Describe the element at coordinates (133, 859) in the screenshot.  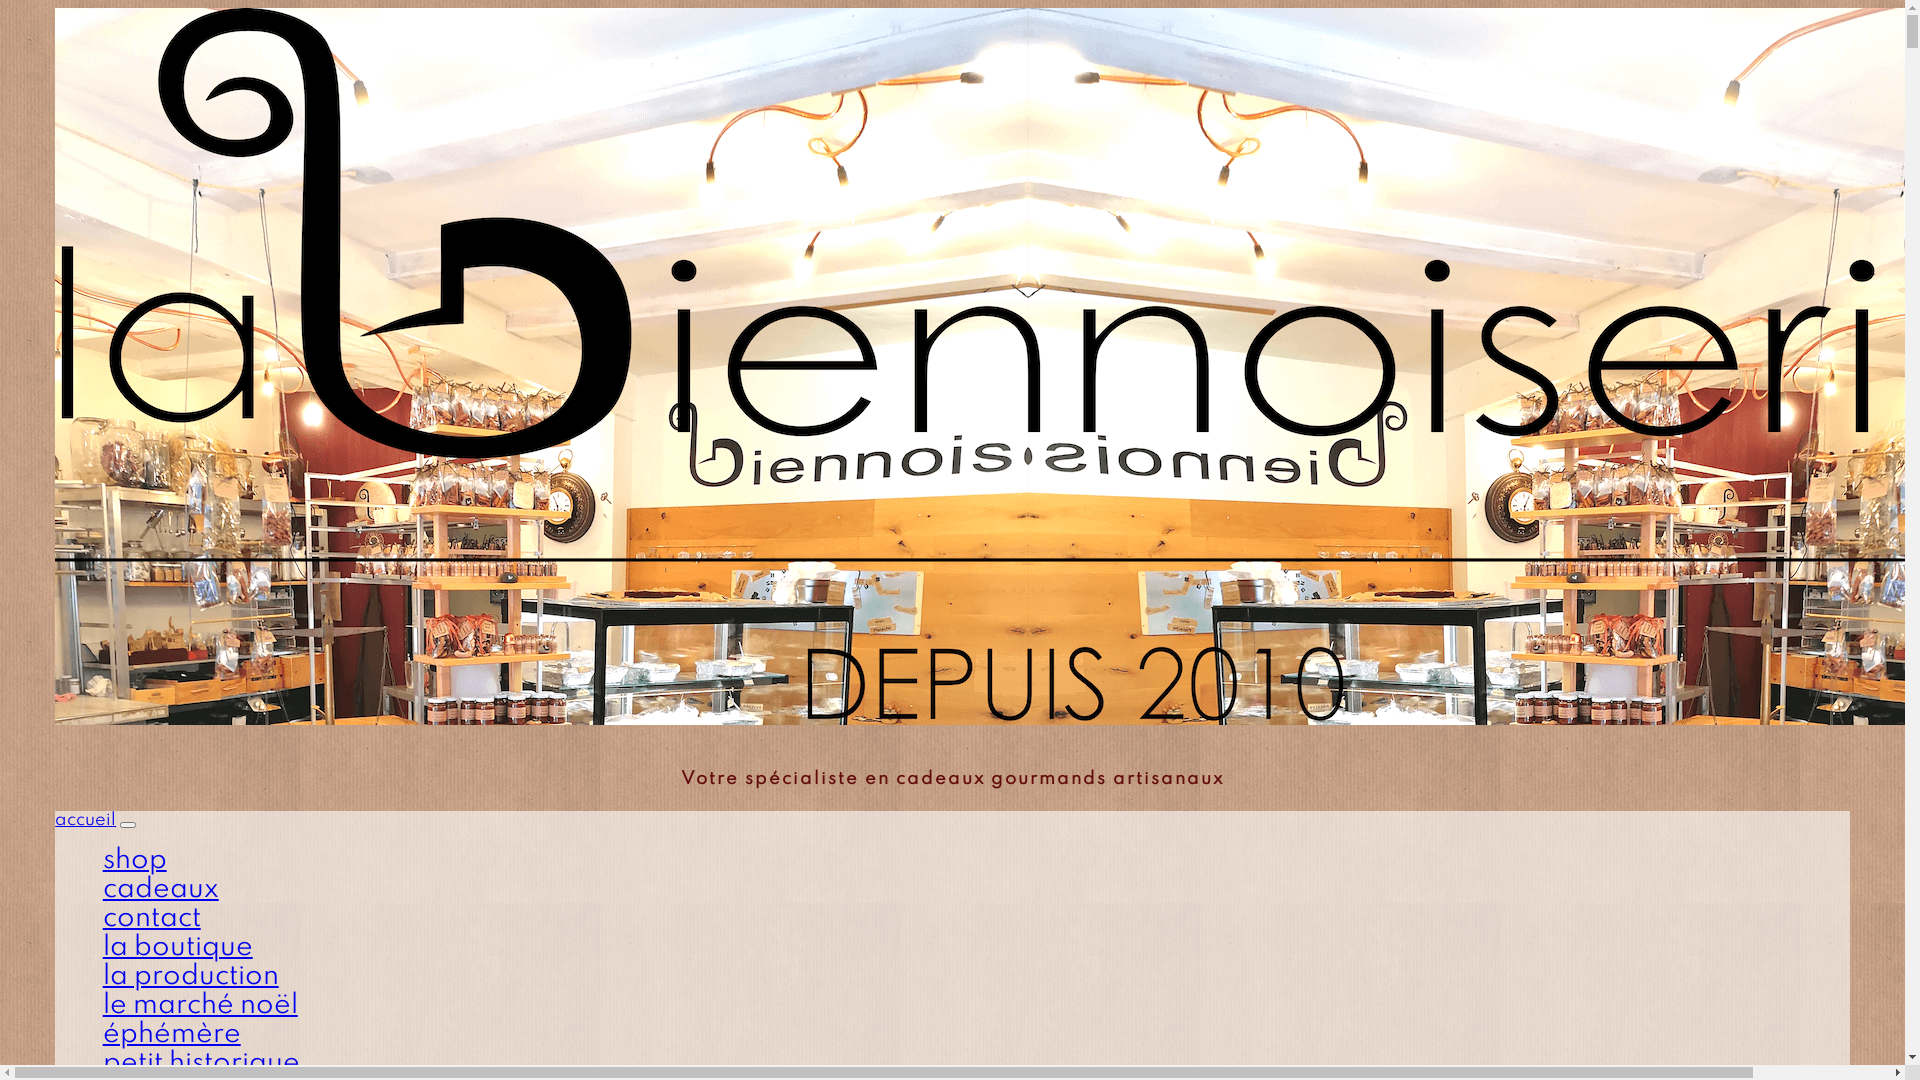
I see `'shop'` at that location.